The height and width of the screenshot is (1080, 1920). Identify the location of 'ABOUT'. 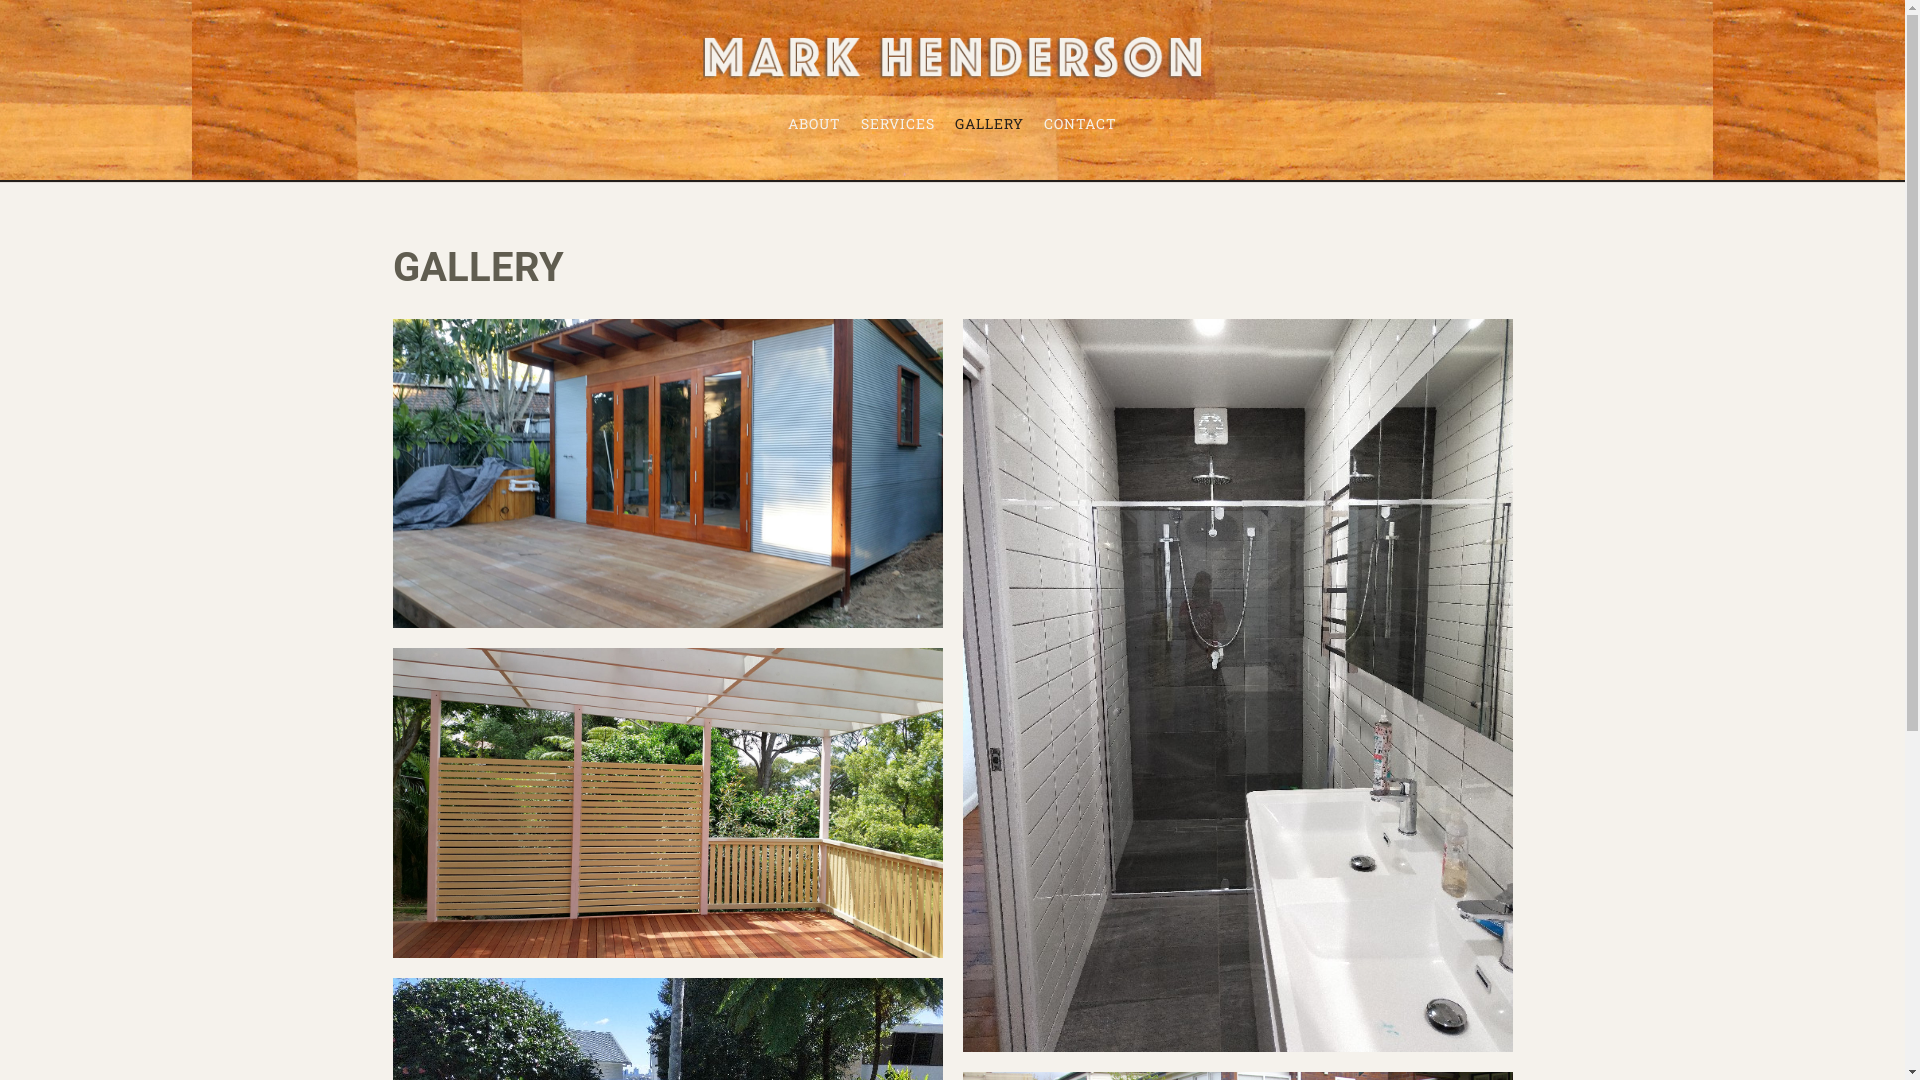
(814, 123).